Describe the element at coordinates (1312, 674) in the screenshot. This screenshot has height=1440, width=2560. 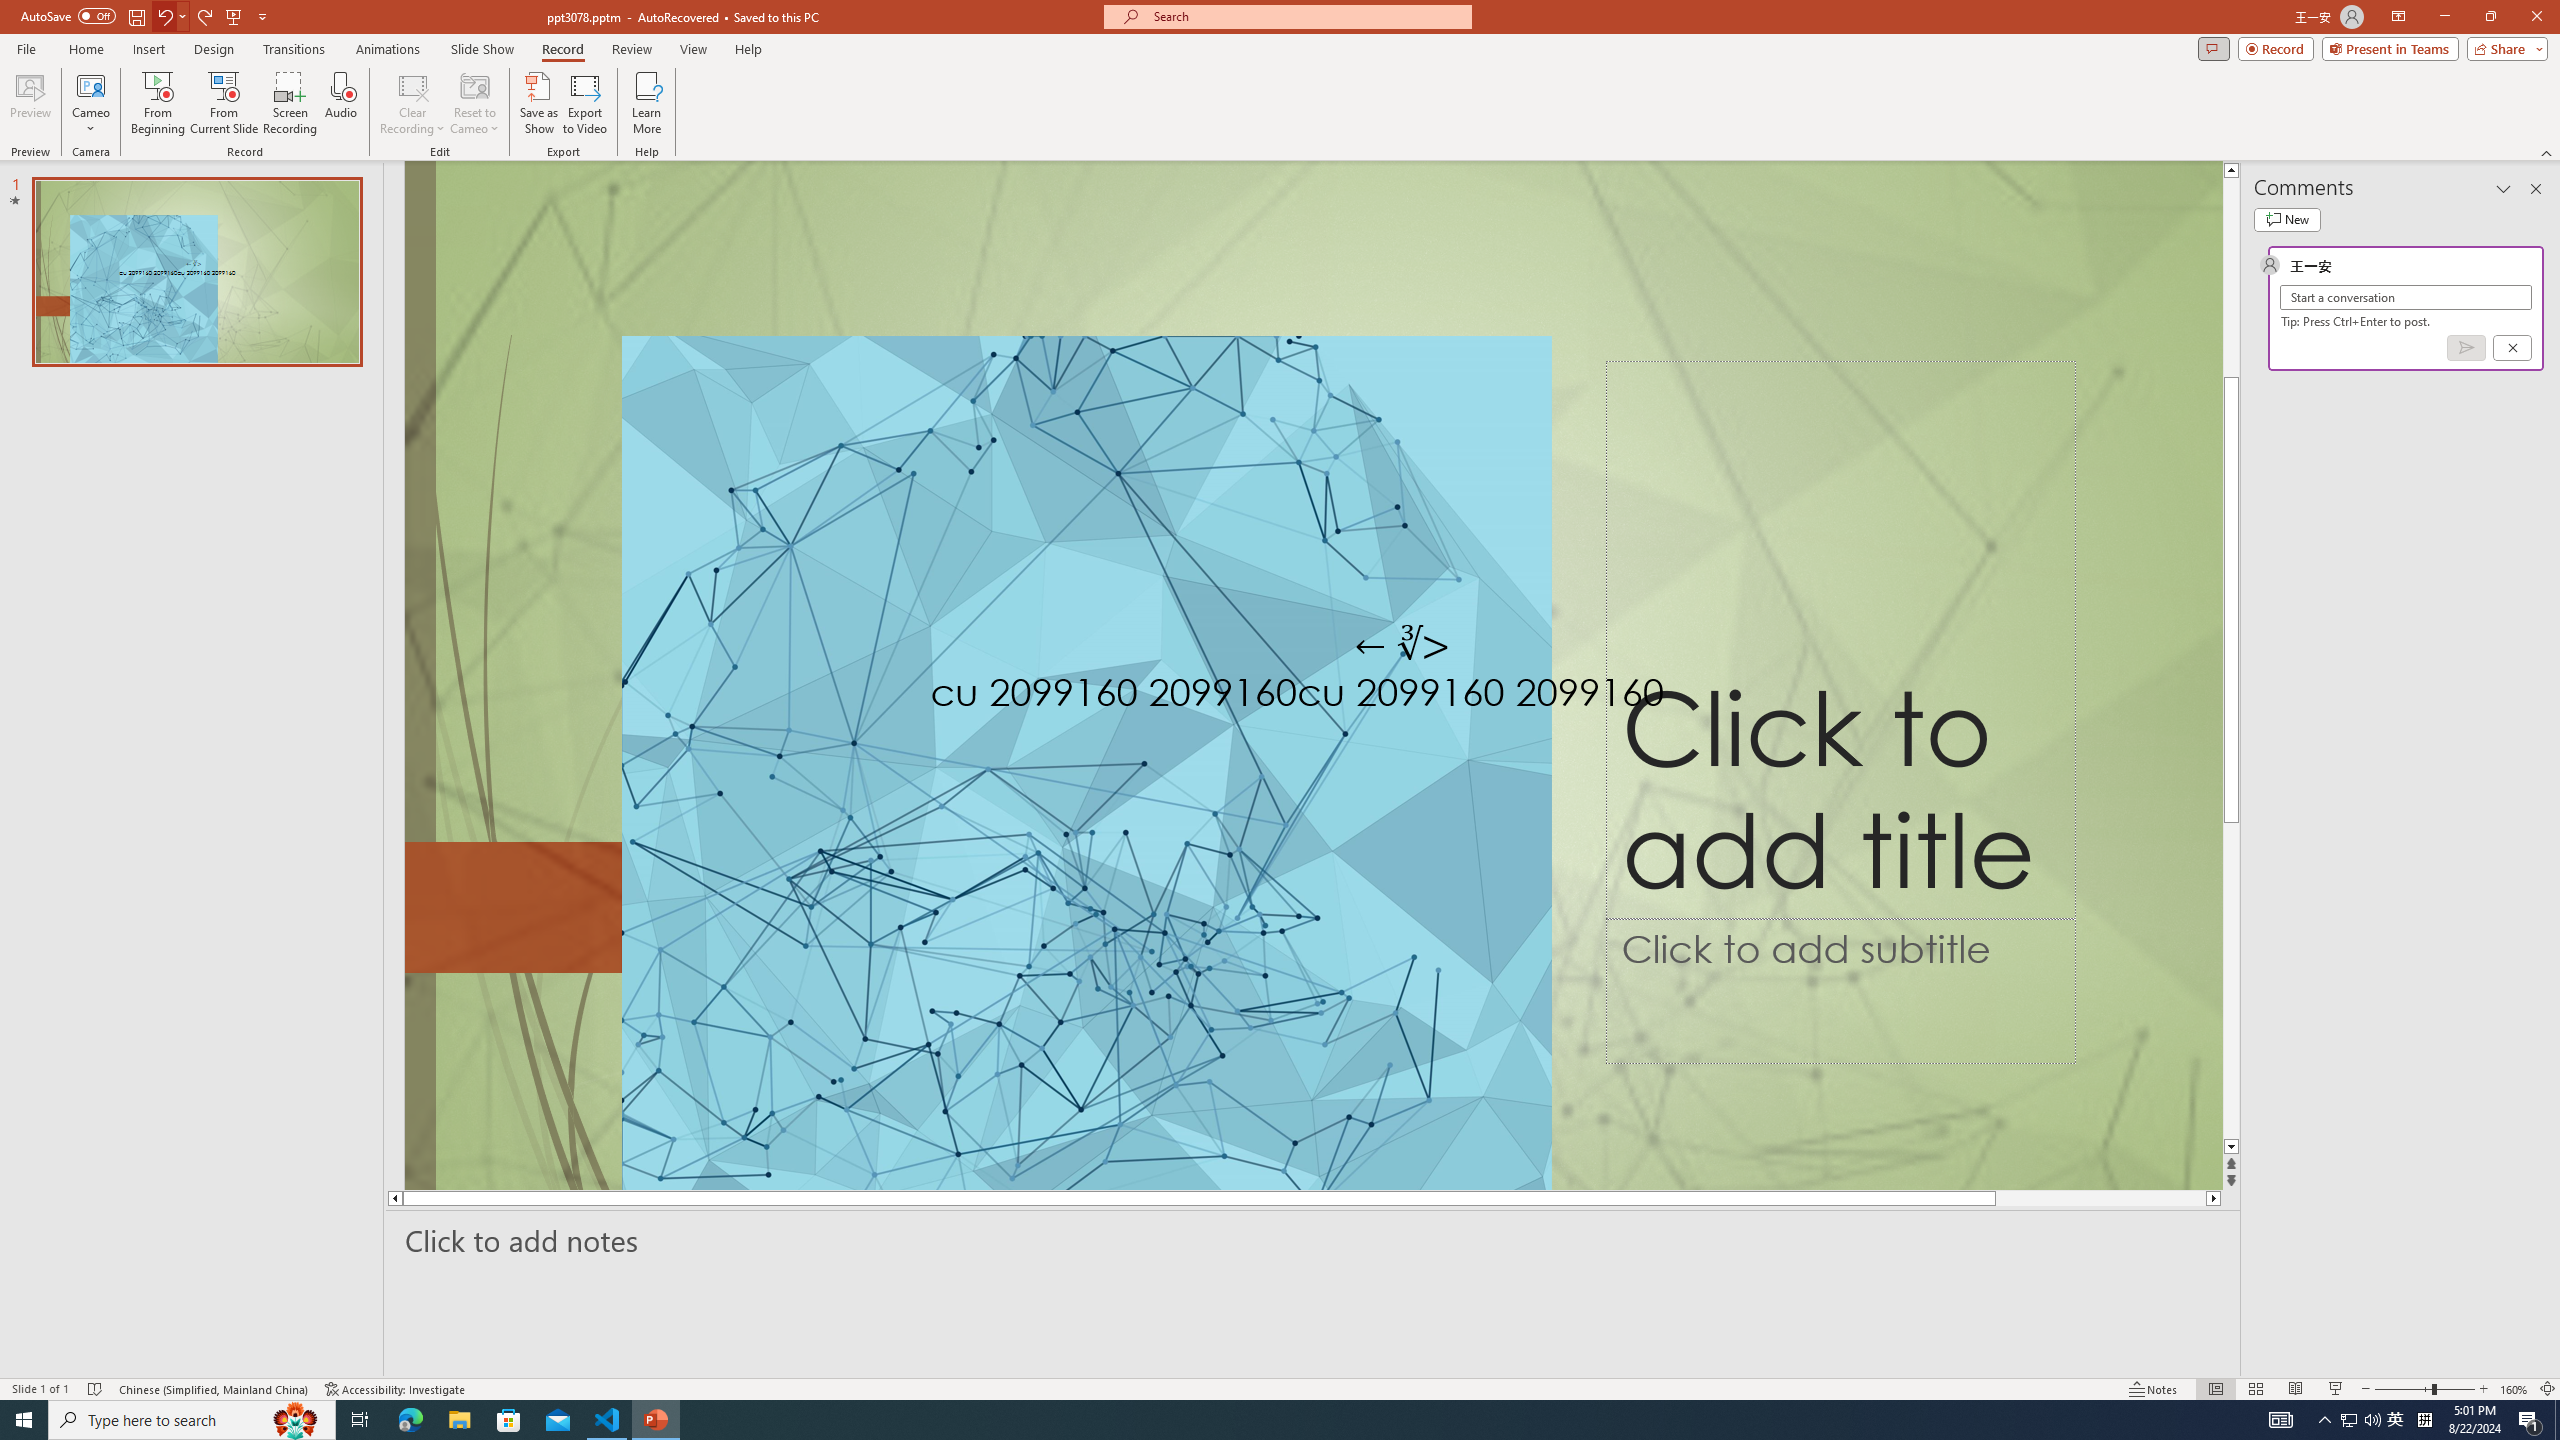
I see `'An abstract genetic concept'` at that location.